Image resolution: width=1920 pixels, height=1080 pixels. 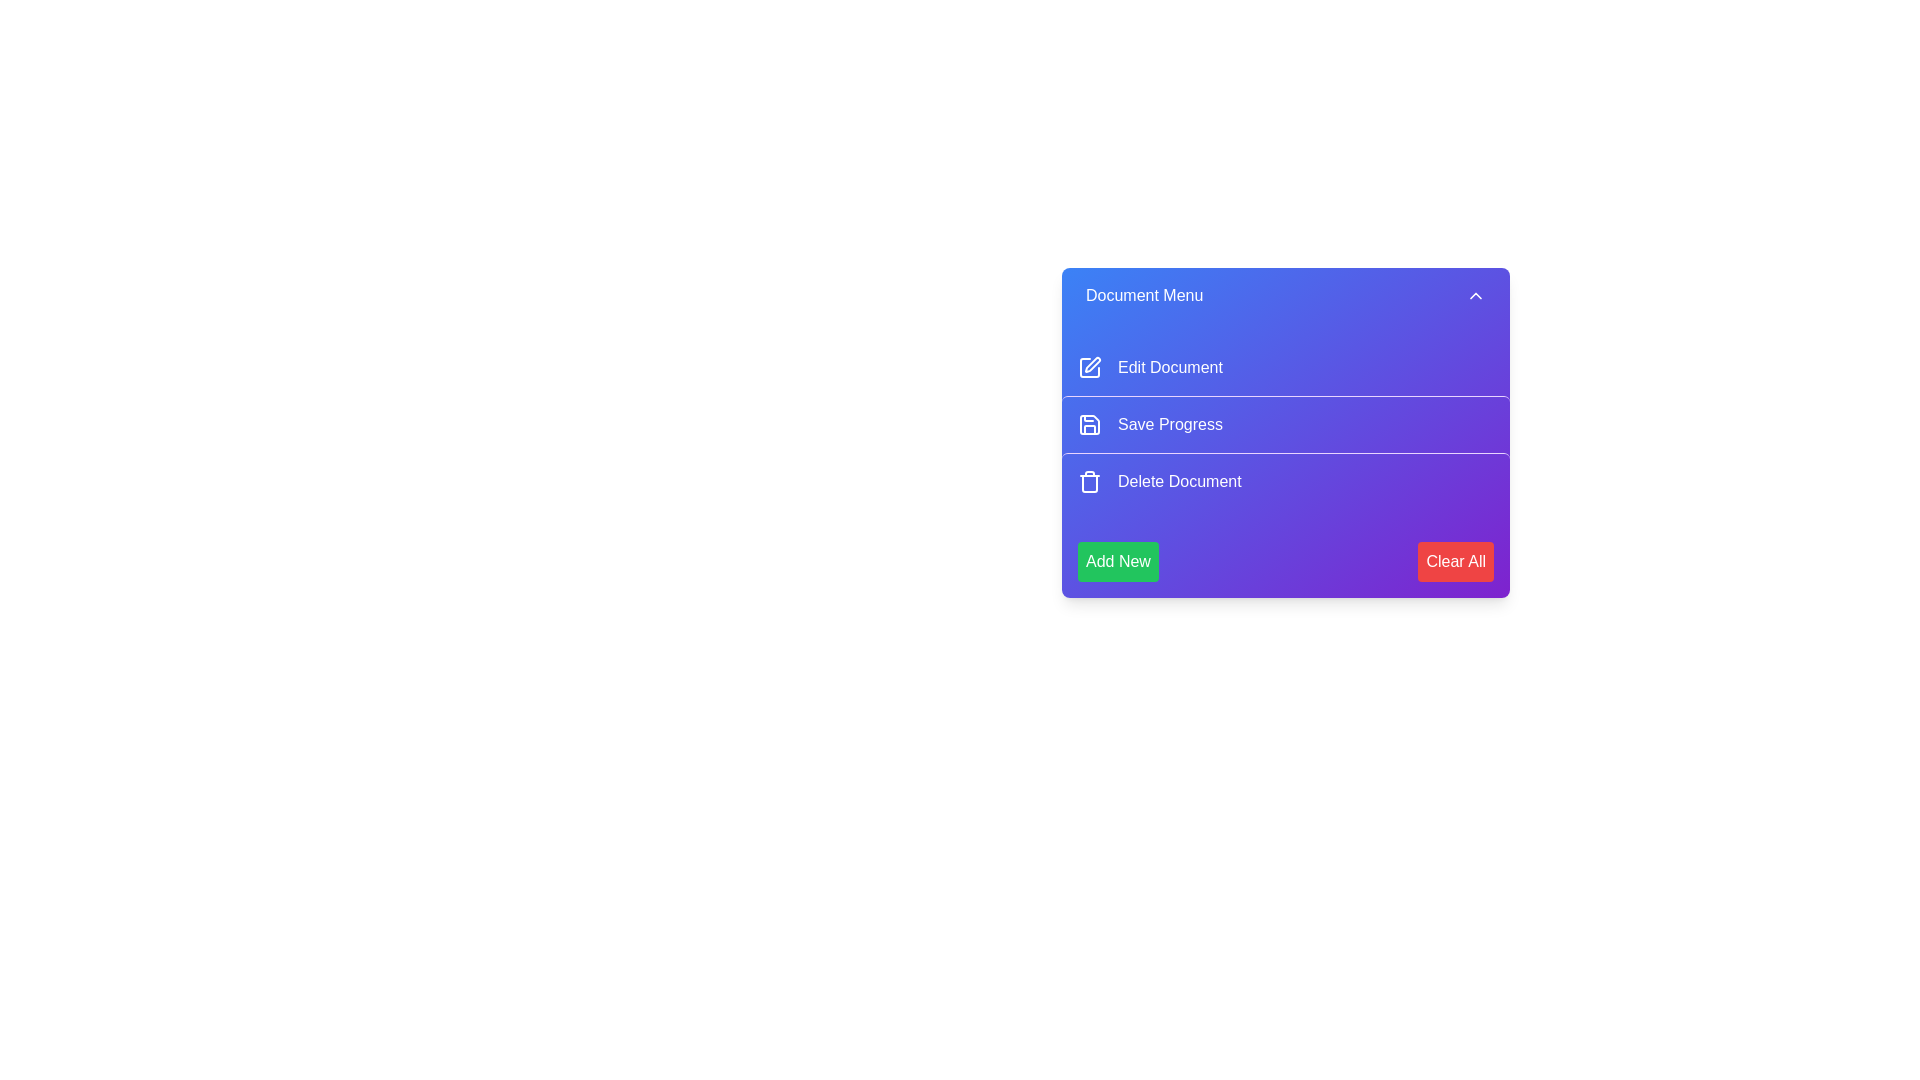 I want to click on 'Clear All' button, so click(x=1455, y=562).